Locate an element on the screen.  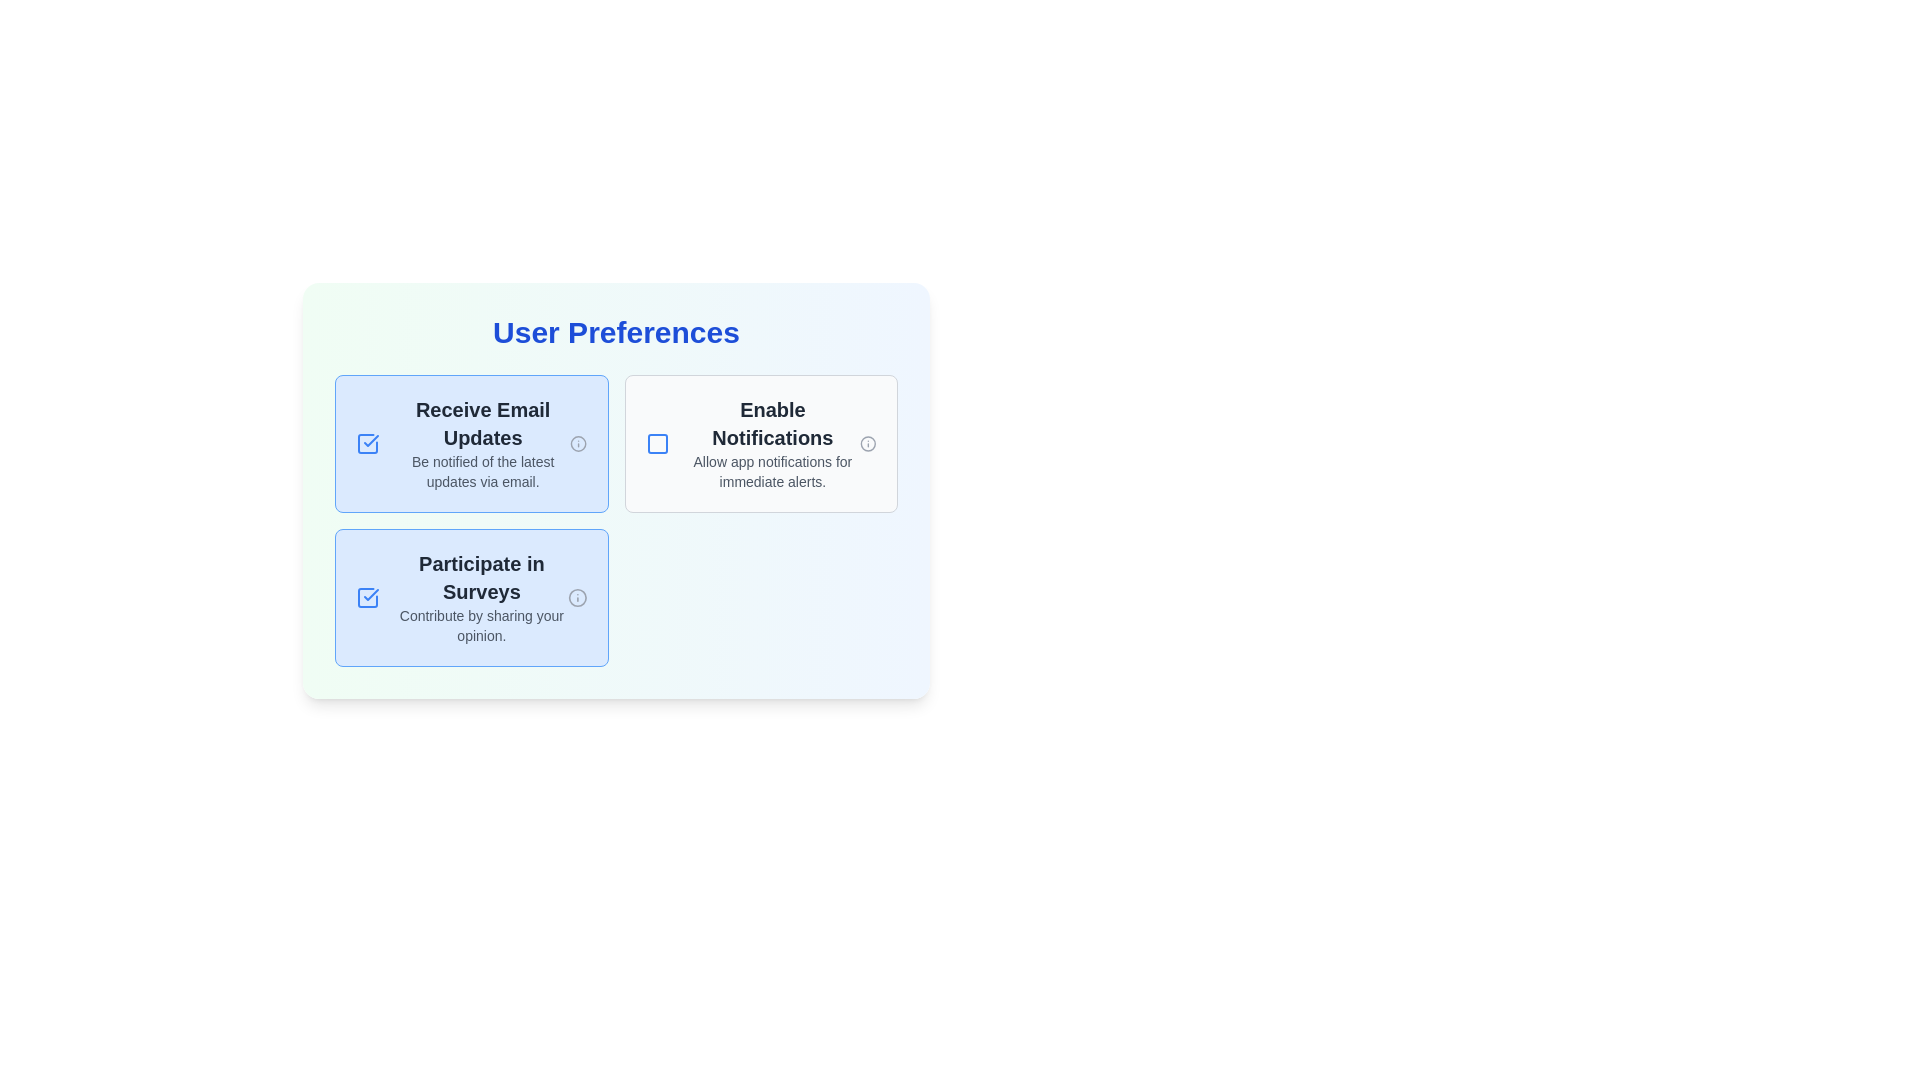
the text content element titled 'Enable Notifications' that informs the user about enabling notifications, located in the middle column under 'User Preferences' is located at coordinates (771, 442).